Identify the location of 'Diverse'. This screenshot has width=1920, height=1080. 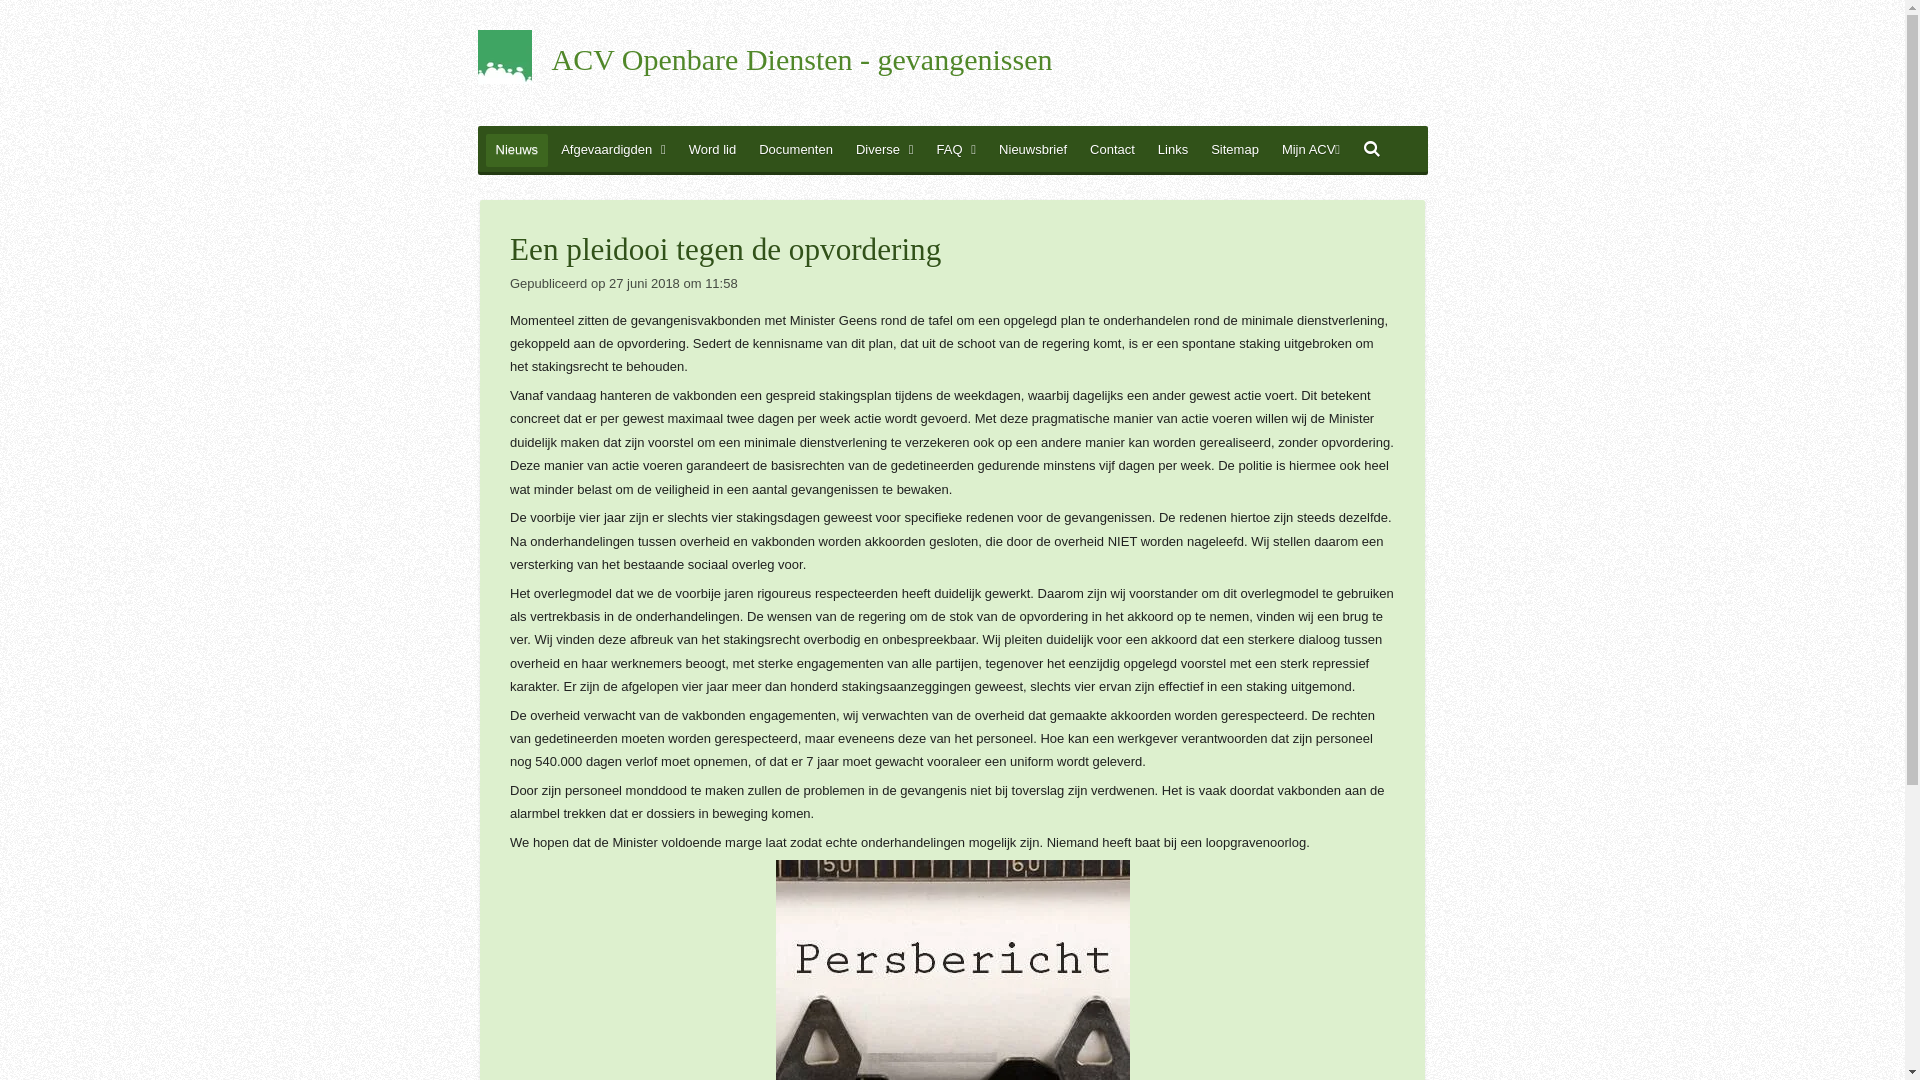
(845, 149).